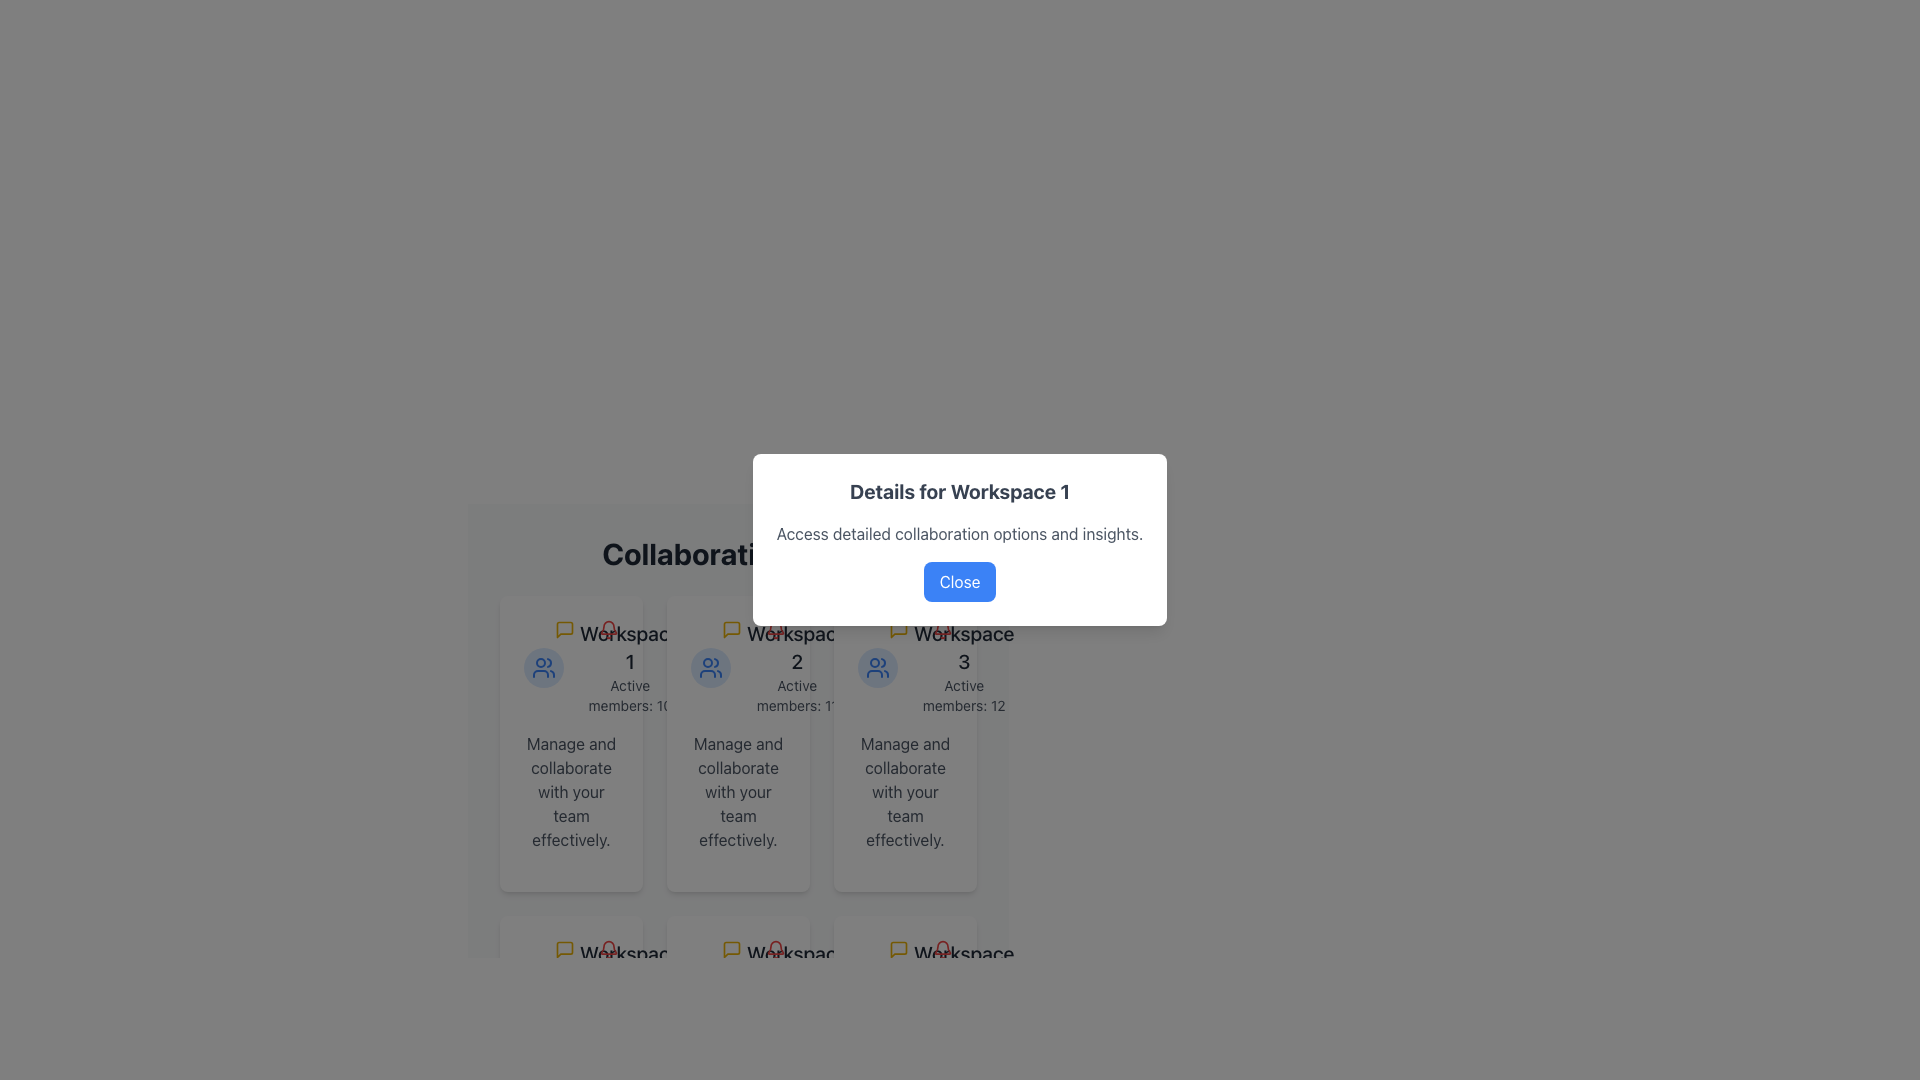 Image resolution: width=1920 pixels, height=1080 pixels. I want to click on the notification icon located in the lower-right quadrant of the third workspace card in the workspace management interface, so click(941, 948).